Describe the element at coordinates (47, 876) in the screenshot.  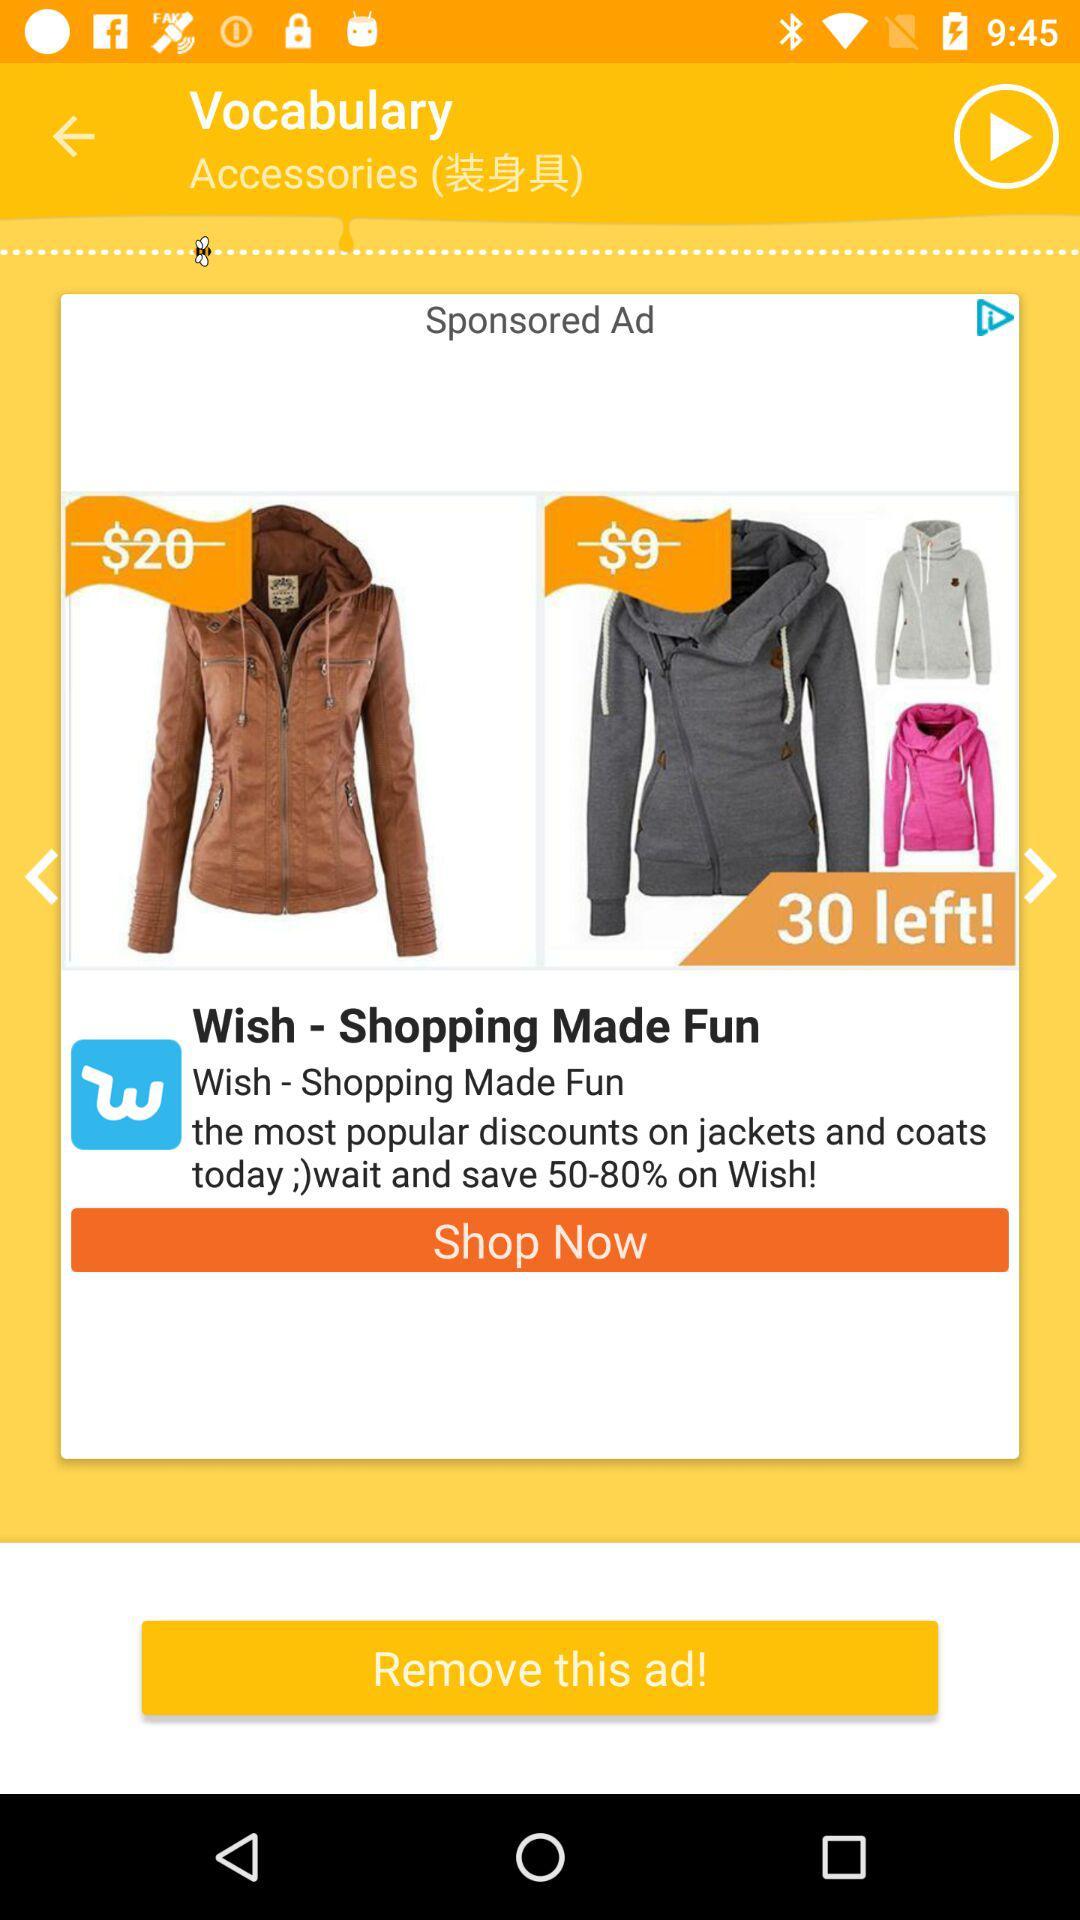
I see `the arrow_backward icon` at that location.